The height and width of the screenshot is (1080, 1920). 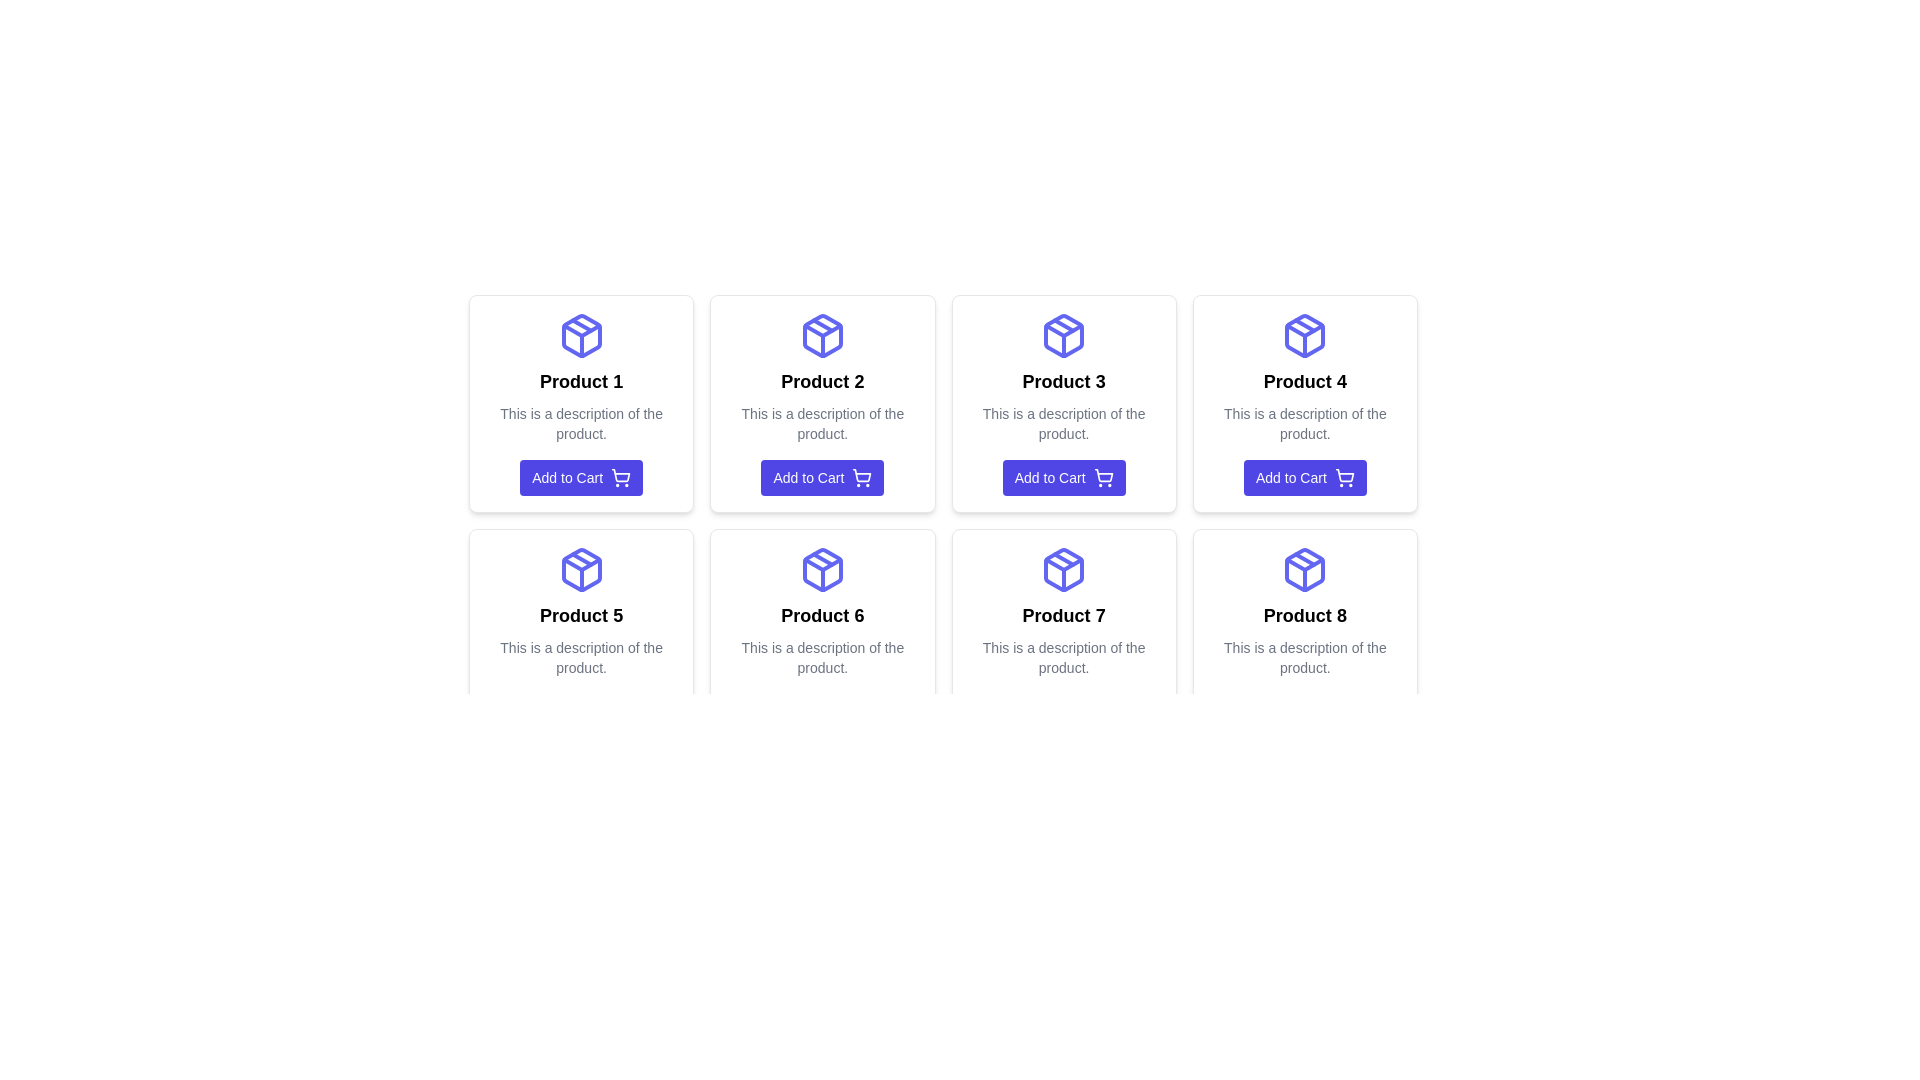 I want to click on the rectangular 'Add to Cart' button with white text on a blue background, located at the bottom center of the 'Product 4' card, so click(x=1305, y=478).